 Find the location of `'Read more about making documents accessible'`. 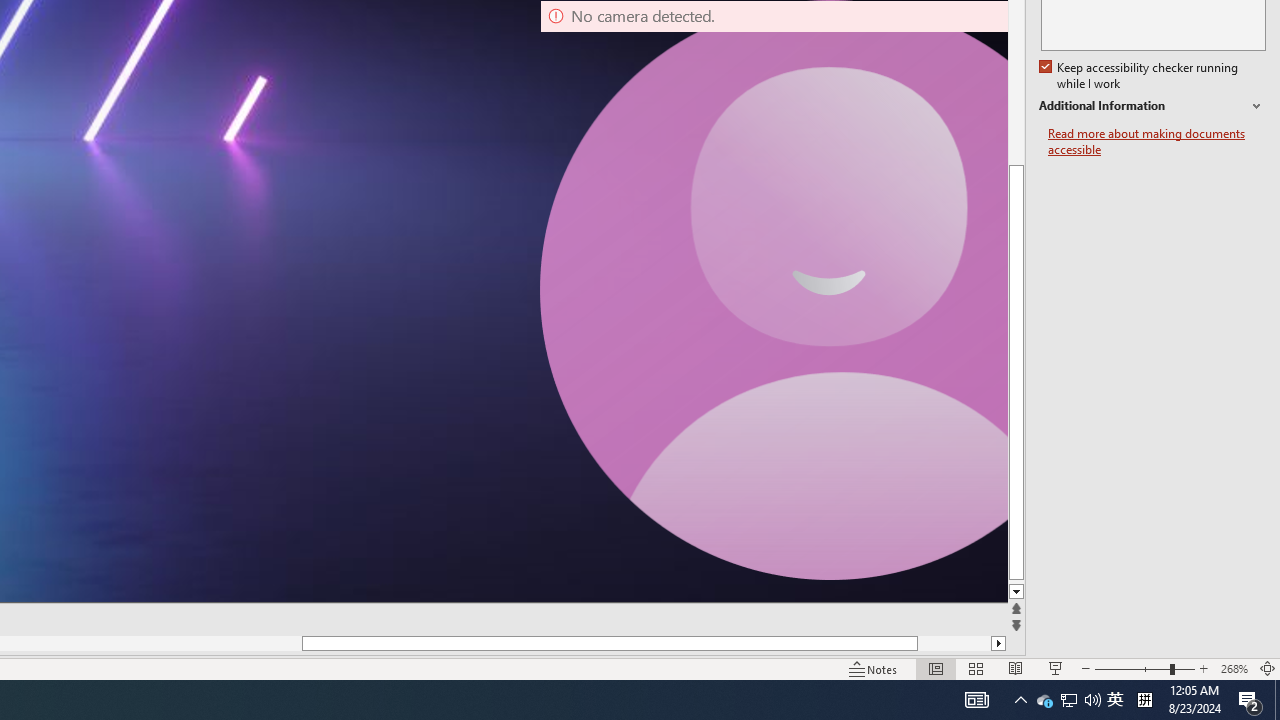

'Read more about making documents accessible' is located at coordinates (1157, 141).